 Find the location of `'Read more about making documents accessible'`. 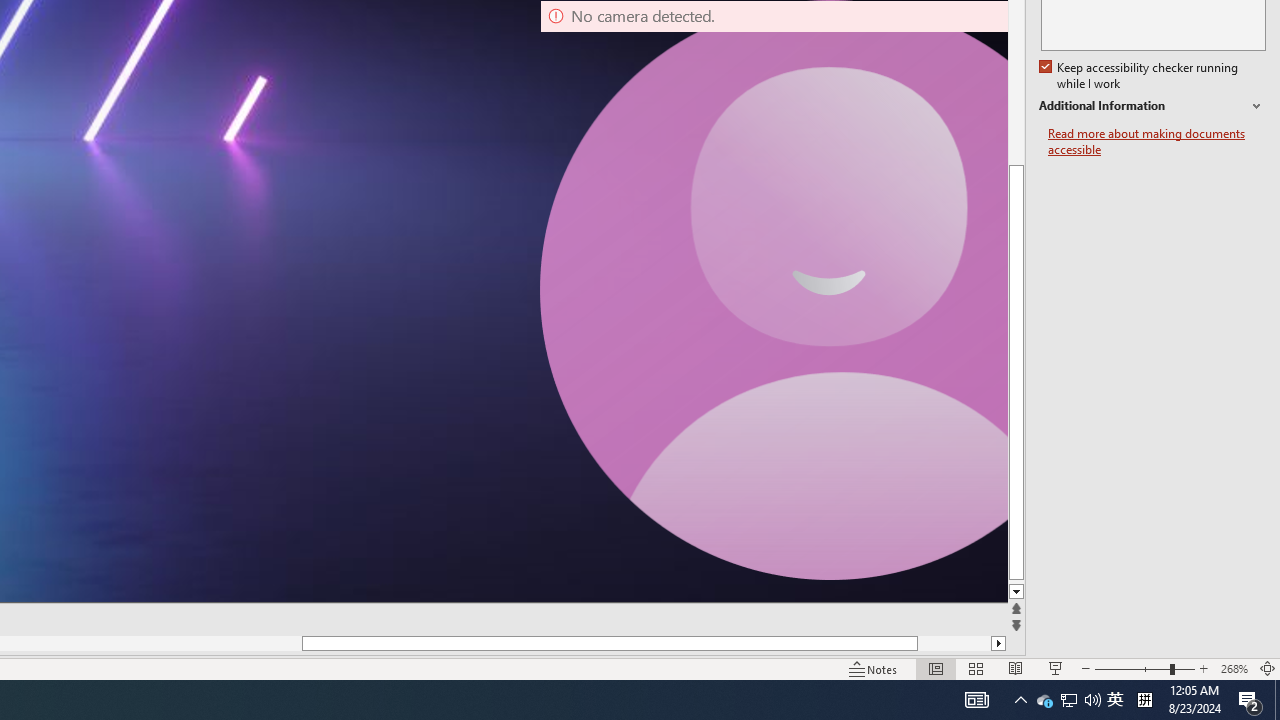

'Read more about making documents accessible' is located at coordinates (1157, 141).